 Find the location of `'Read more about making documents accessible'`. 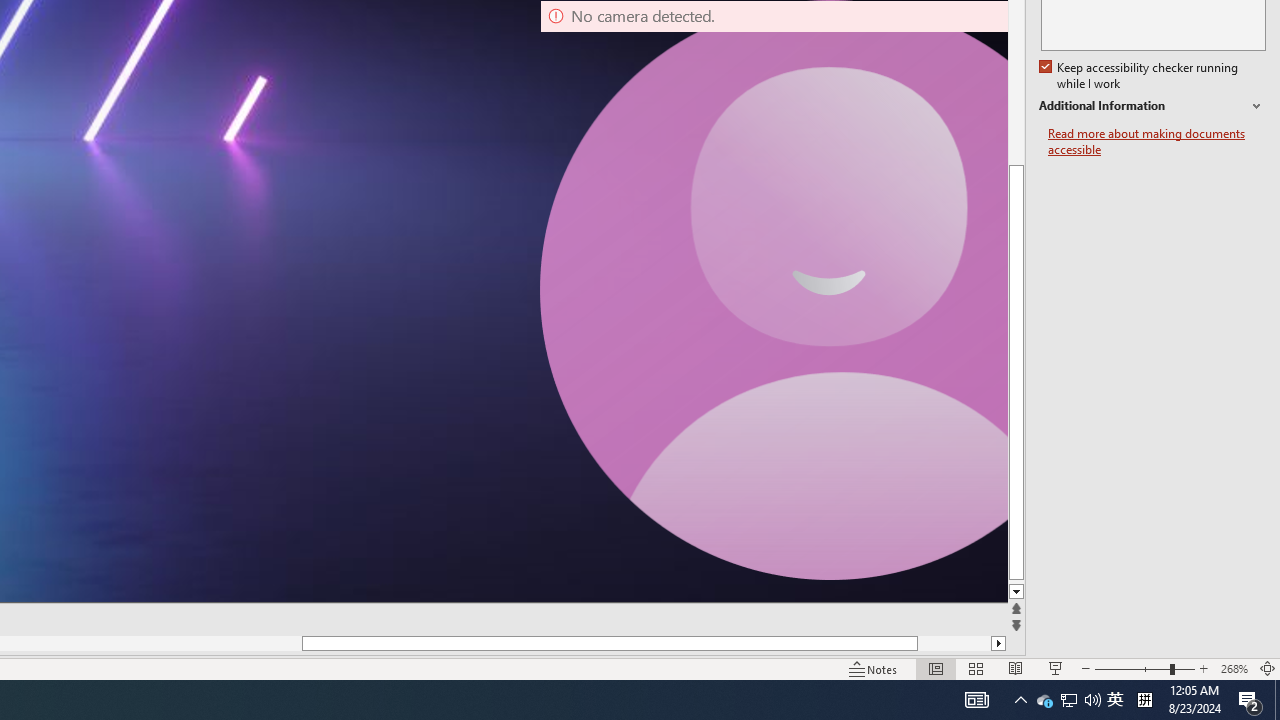

'Read more about making documents accessible' is located at coordinates (1157, 141).